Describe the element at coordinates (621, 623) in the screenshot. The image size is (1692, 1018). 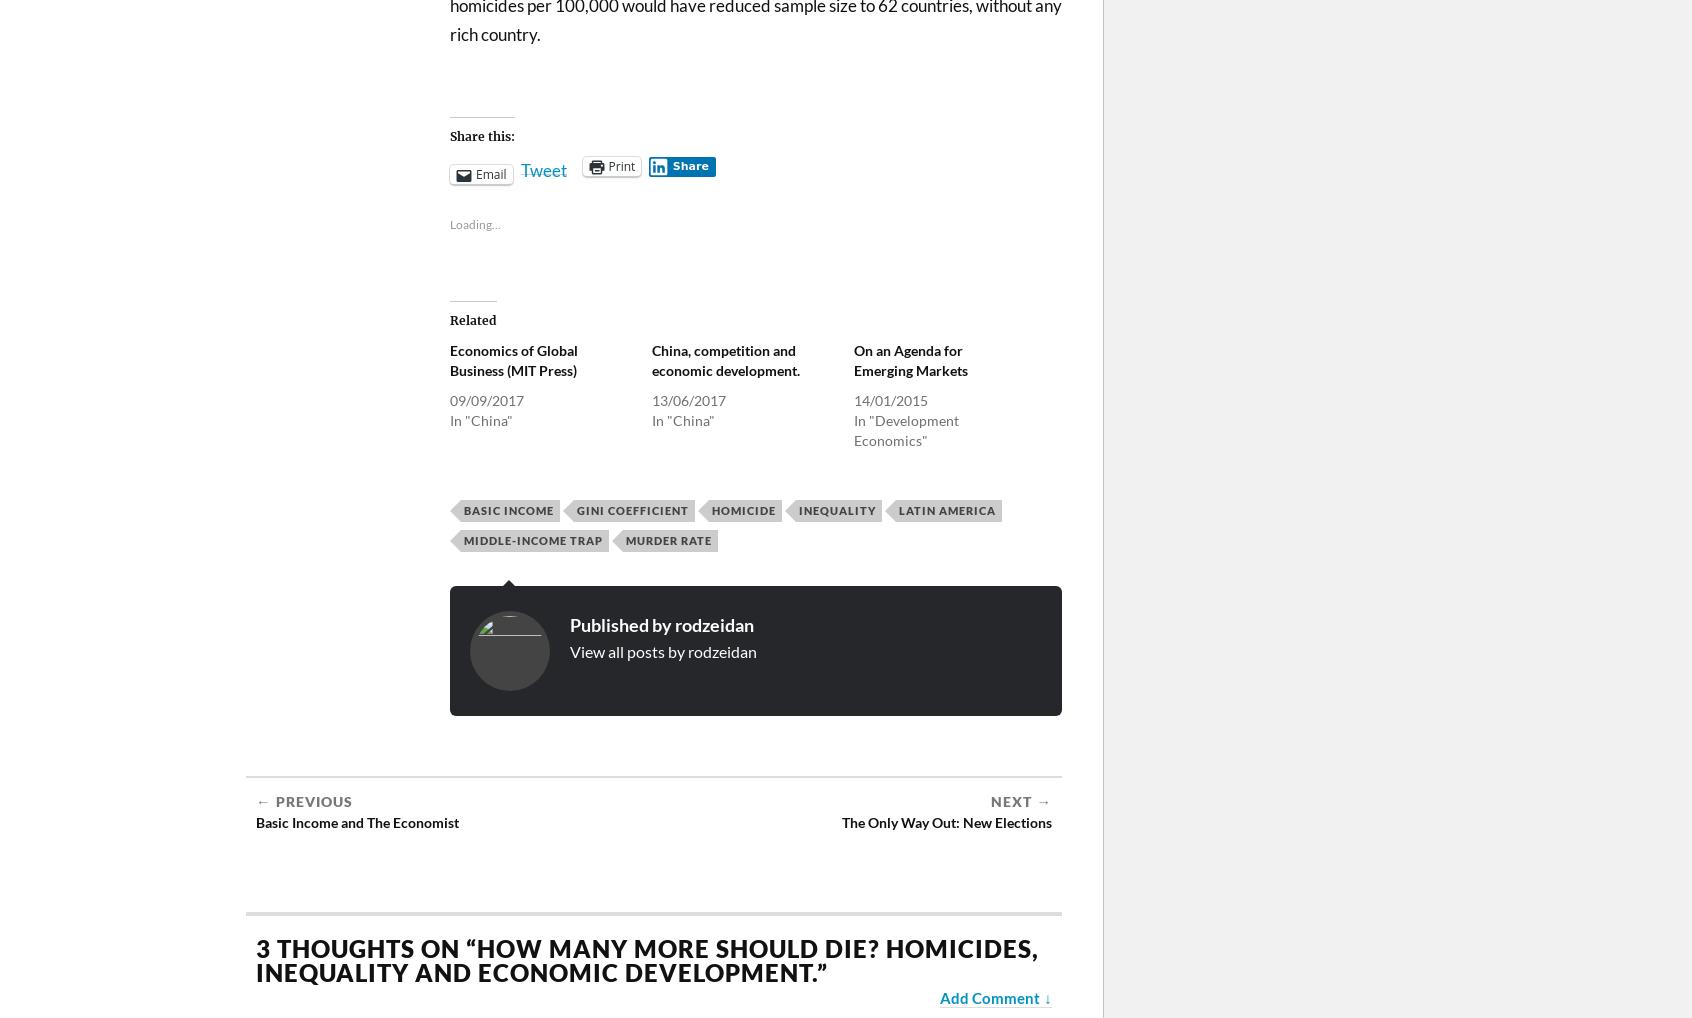
I see `'Published by'` at that location.